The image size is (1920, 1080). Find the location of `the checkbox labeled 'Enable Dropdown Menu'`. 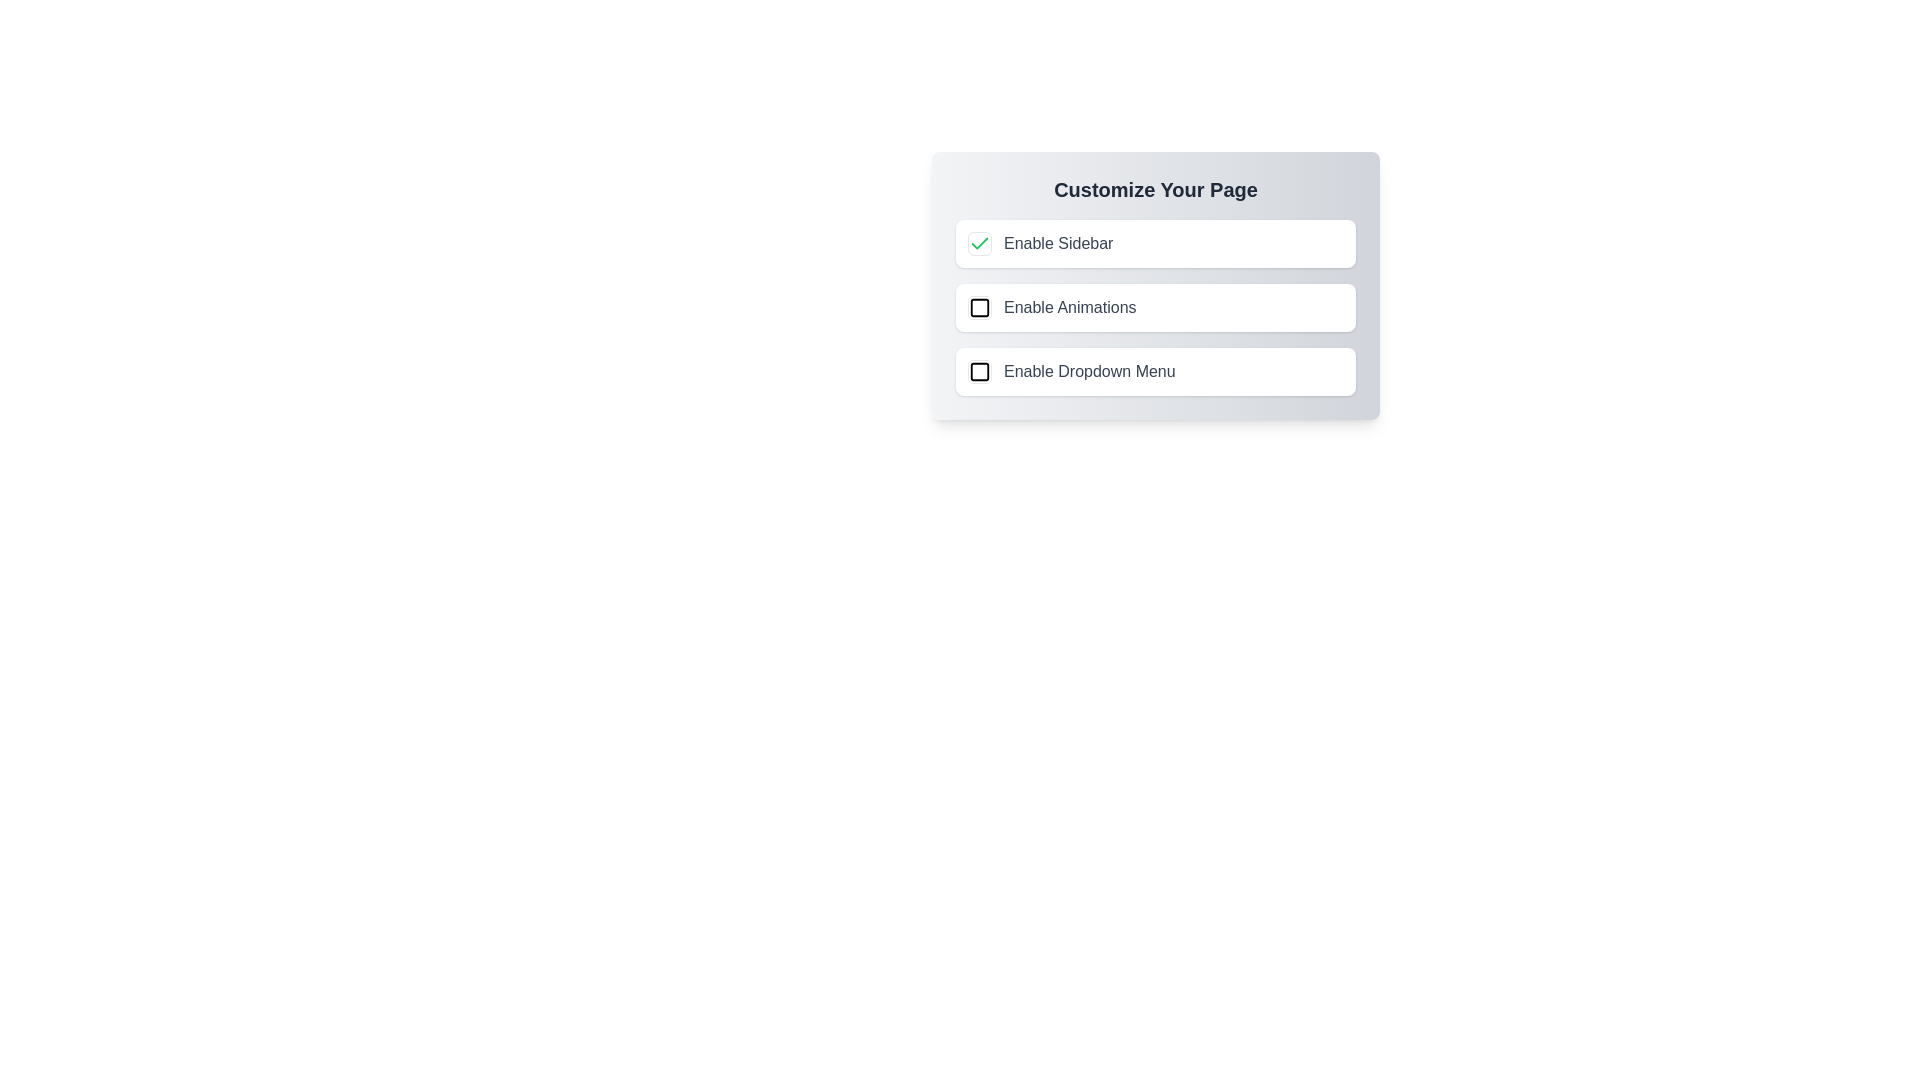

the checkbox labeled 'Enable Dropdown Menu' is located at coordinates (1156, 371).